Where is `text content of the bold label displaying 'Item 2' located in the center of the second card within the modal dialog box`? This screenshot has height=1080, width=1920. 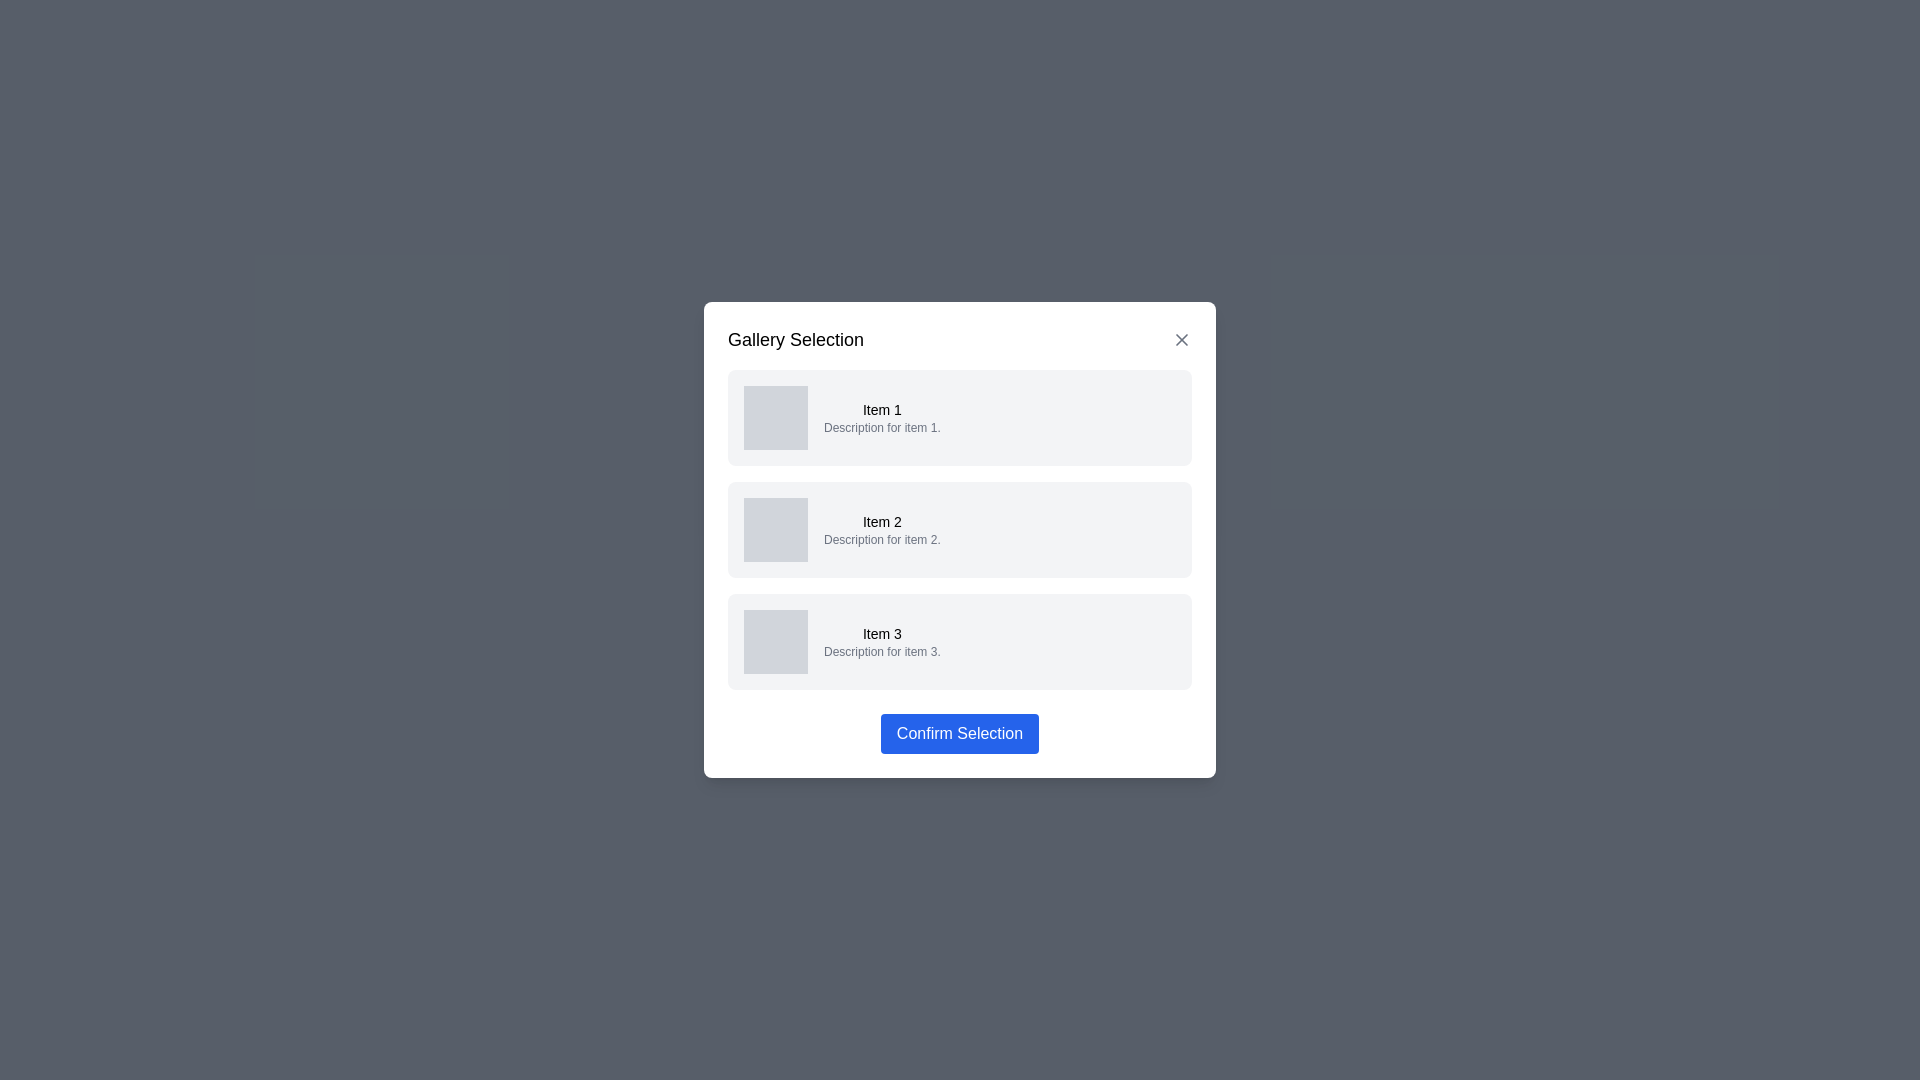 text content of the bold label displaying 'Item 2' located in the center of the second card within the modal dialog box is located at coordinates (881, 520).